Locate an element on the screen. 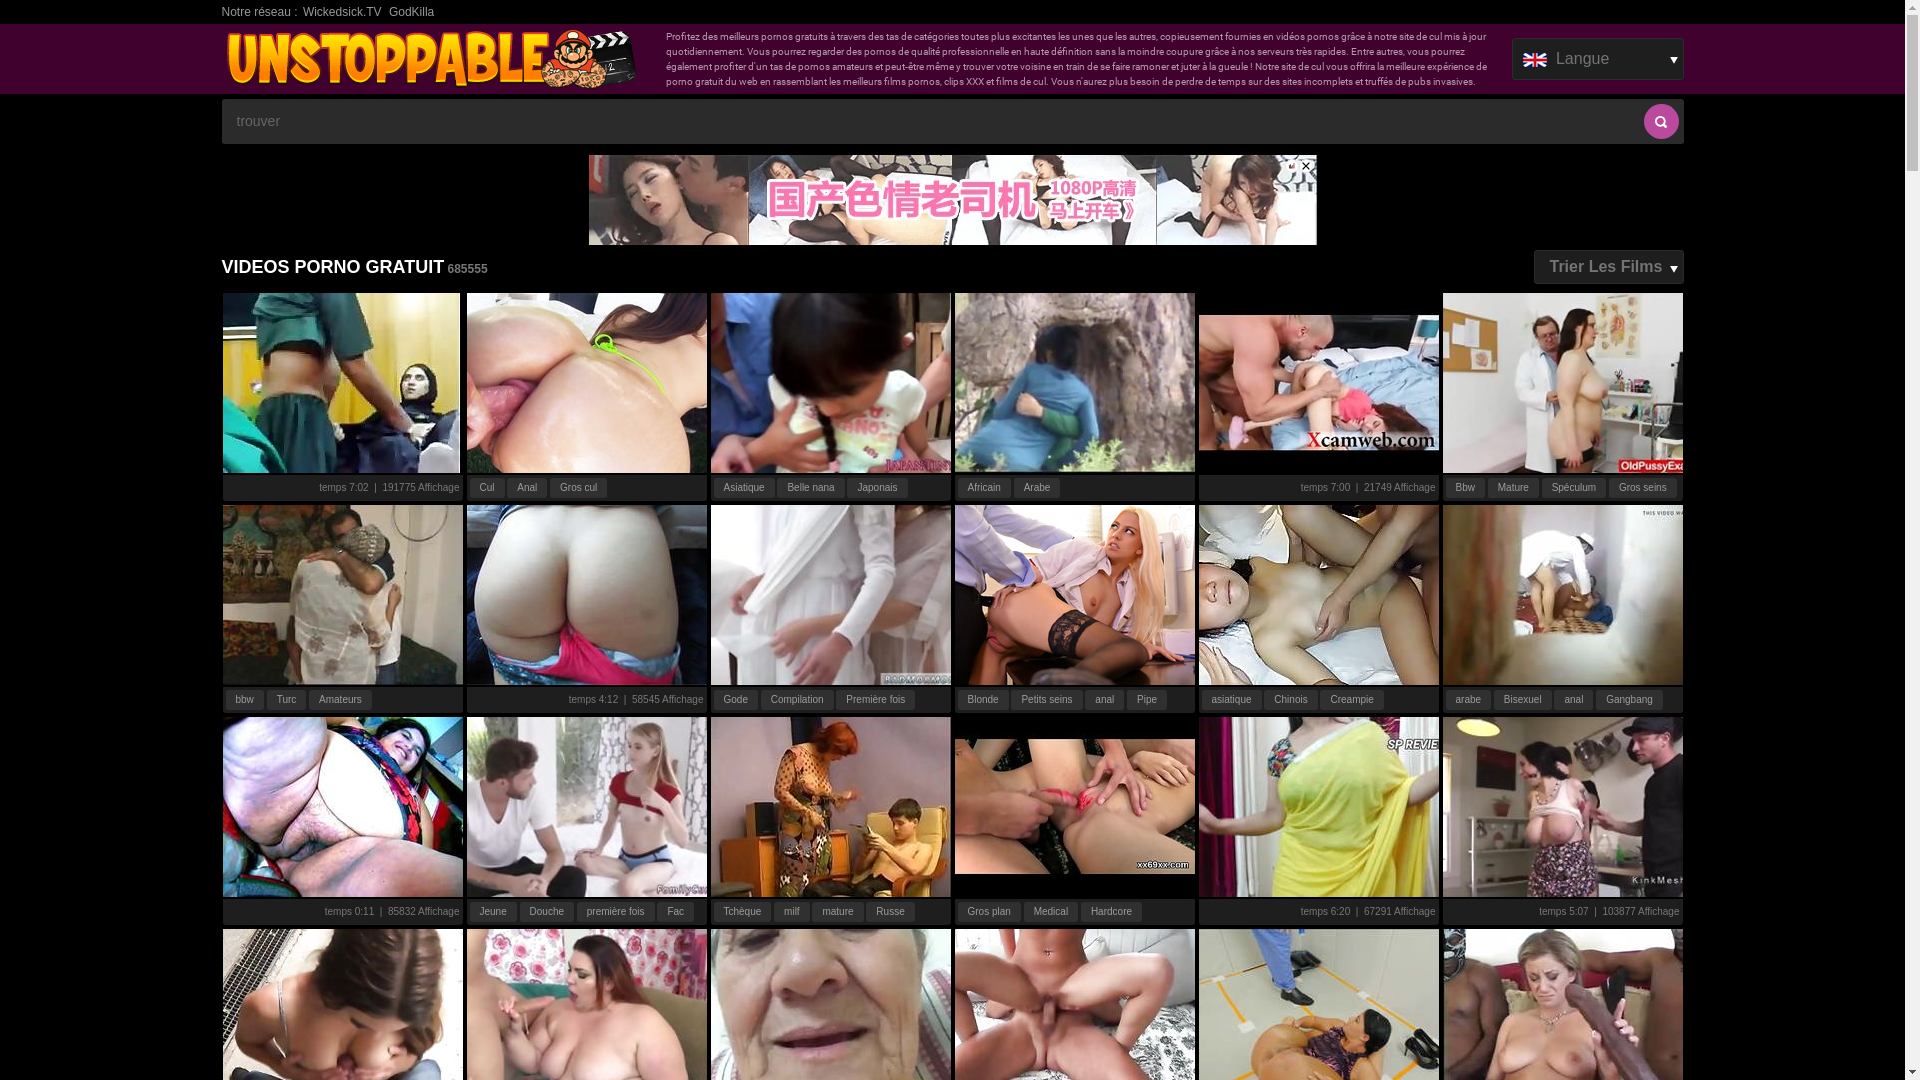 The image size is (1920, 1080). 'Gangbang' is located at coordinates (1629, 698).